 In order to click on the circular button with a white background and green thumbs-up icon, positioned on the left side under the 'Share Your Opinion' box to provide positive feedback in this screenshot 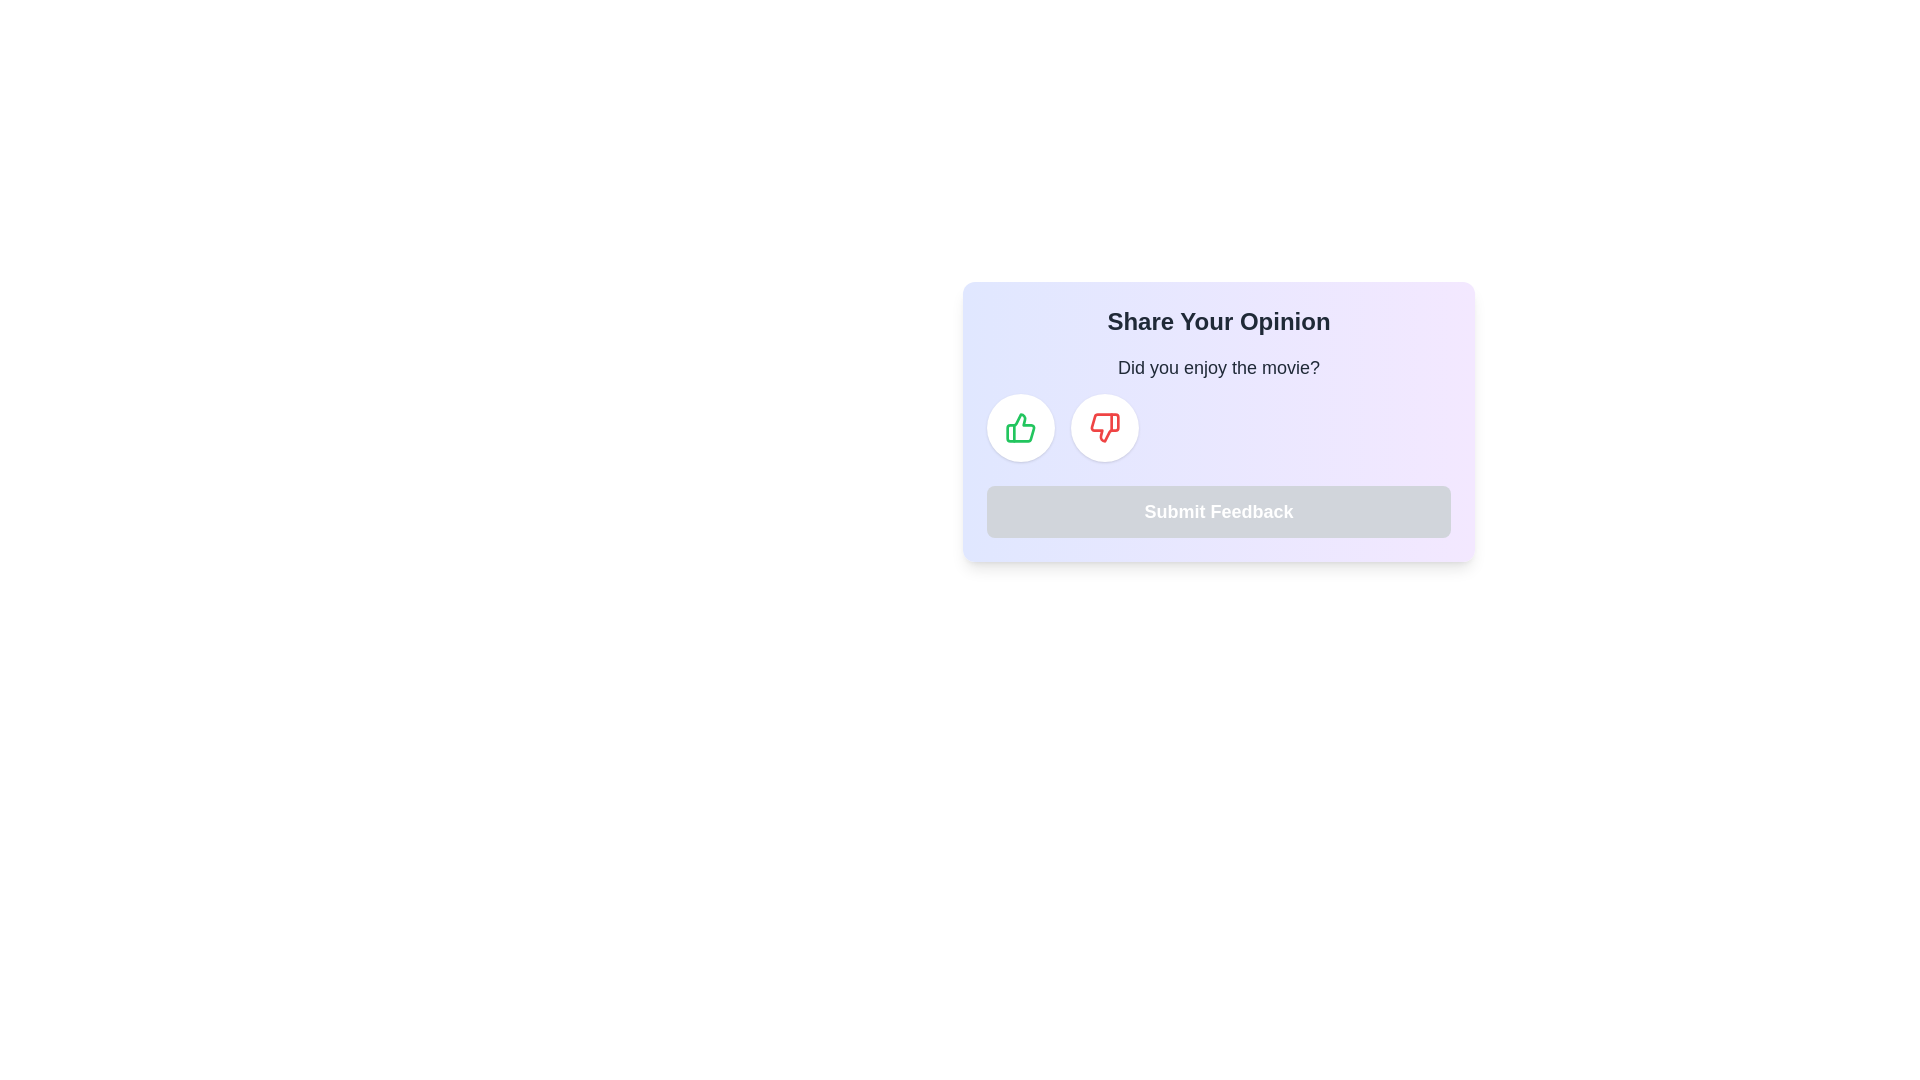, I will do `click(1021, 427)`.